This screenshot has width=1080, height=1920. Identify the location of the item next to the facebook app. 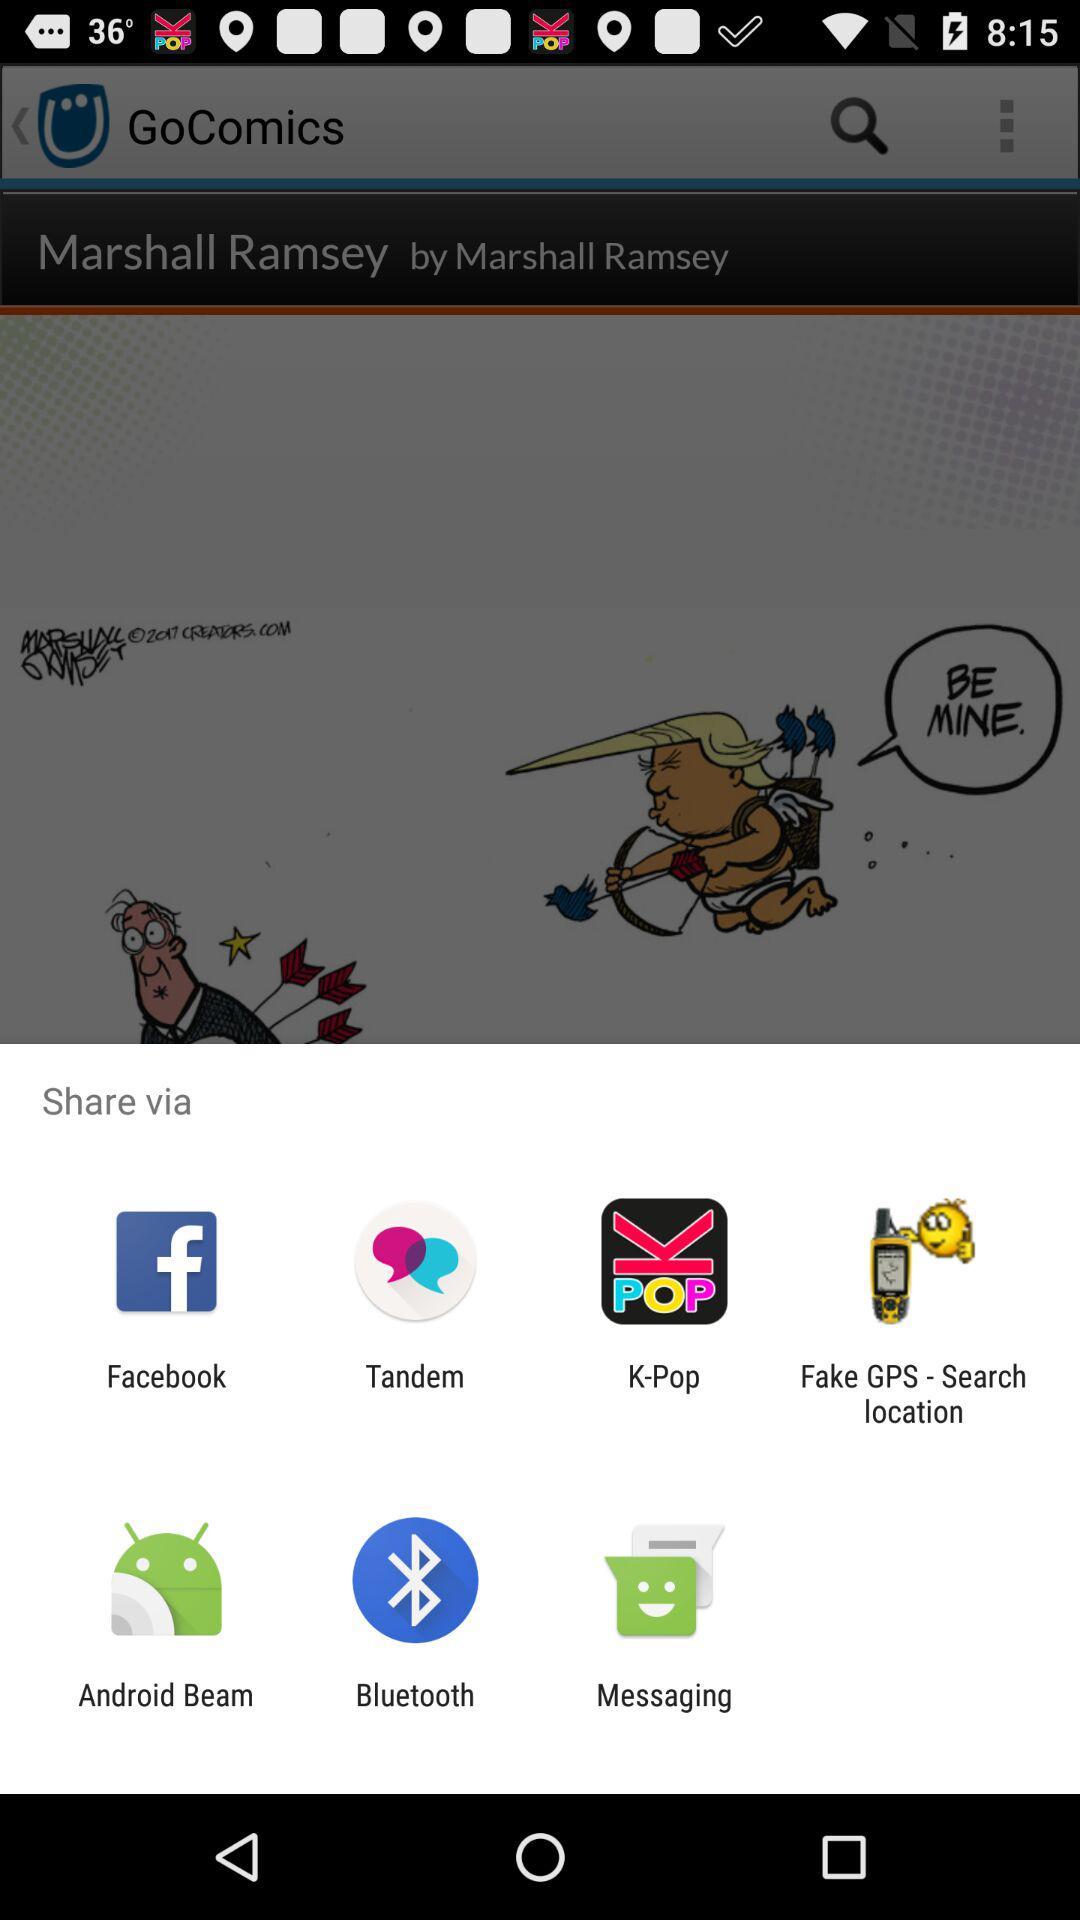
(414, 1392).